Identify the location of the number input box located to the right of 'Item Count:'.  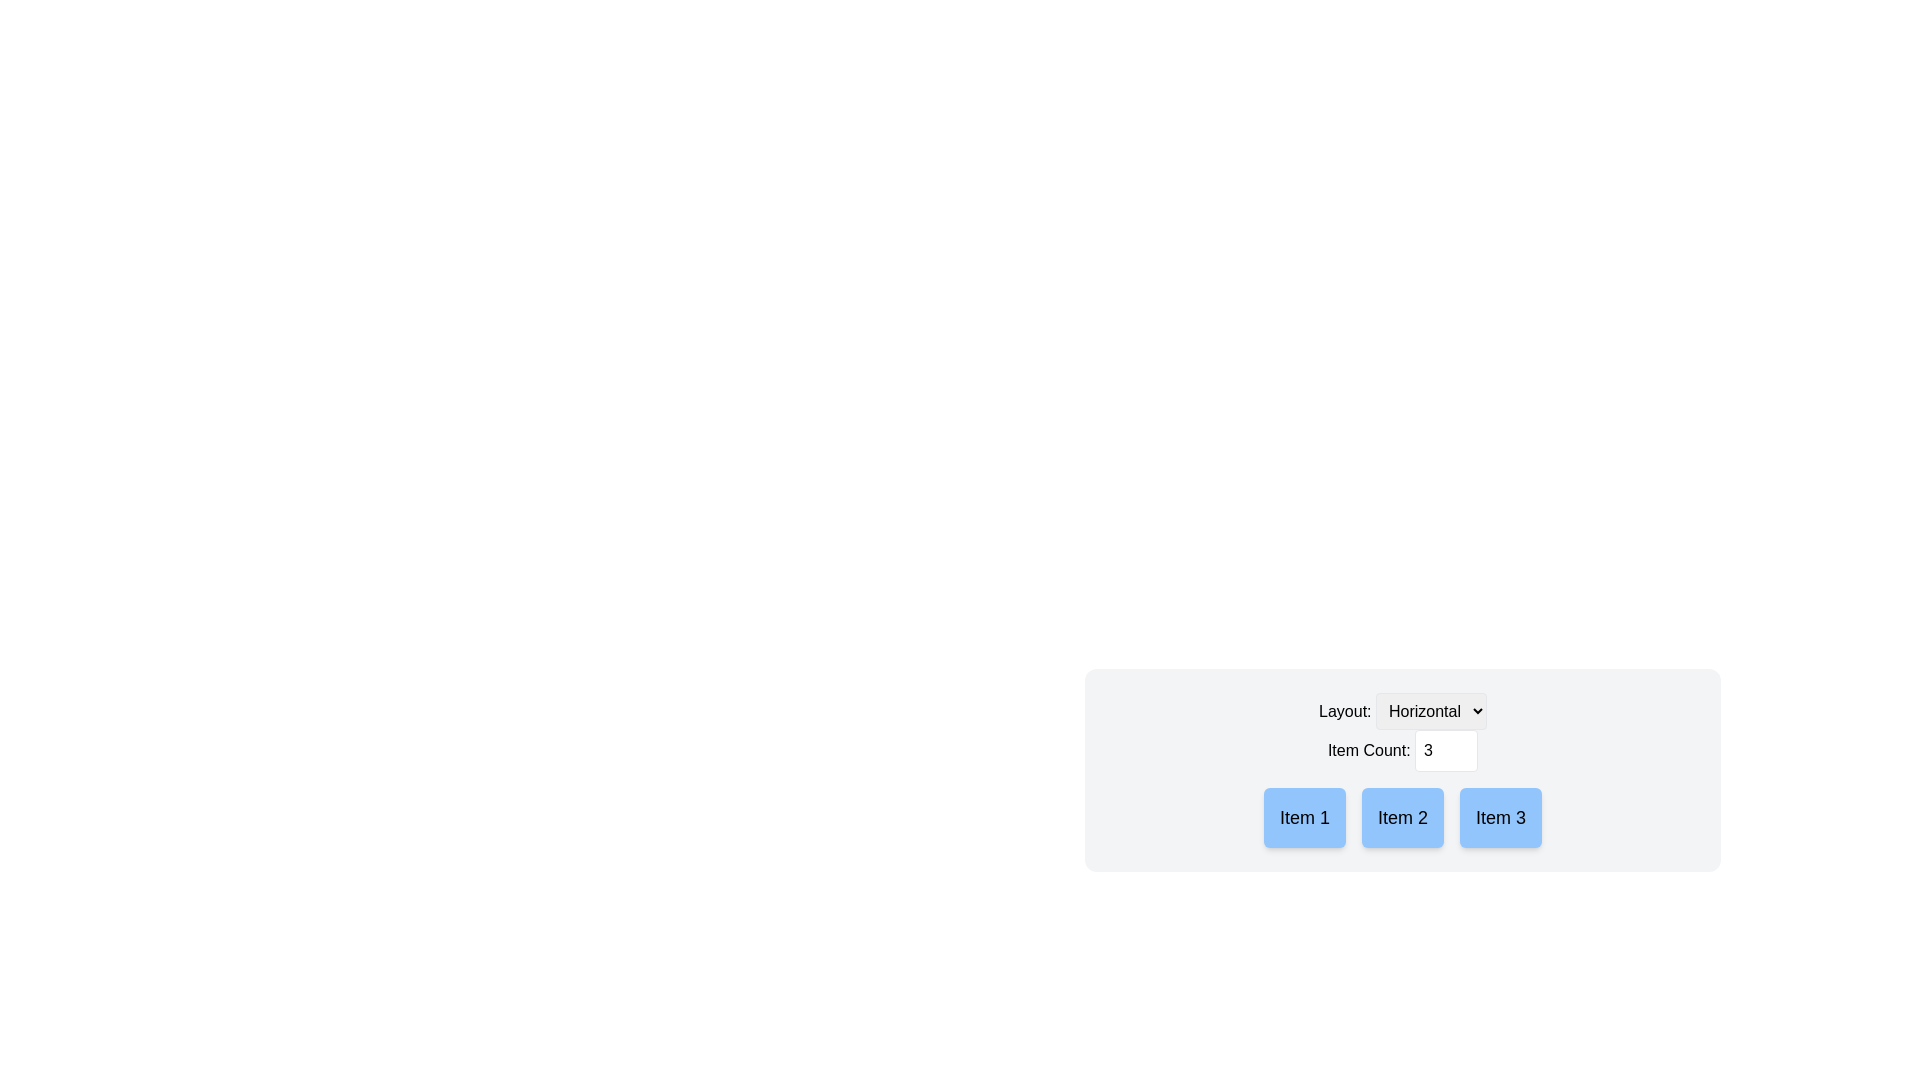
(1446, 751).